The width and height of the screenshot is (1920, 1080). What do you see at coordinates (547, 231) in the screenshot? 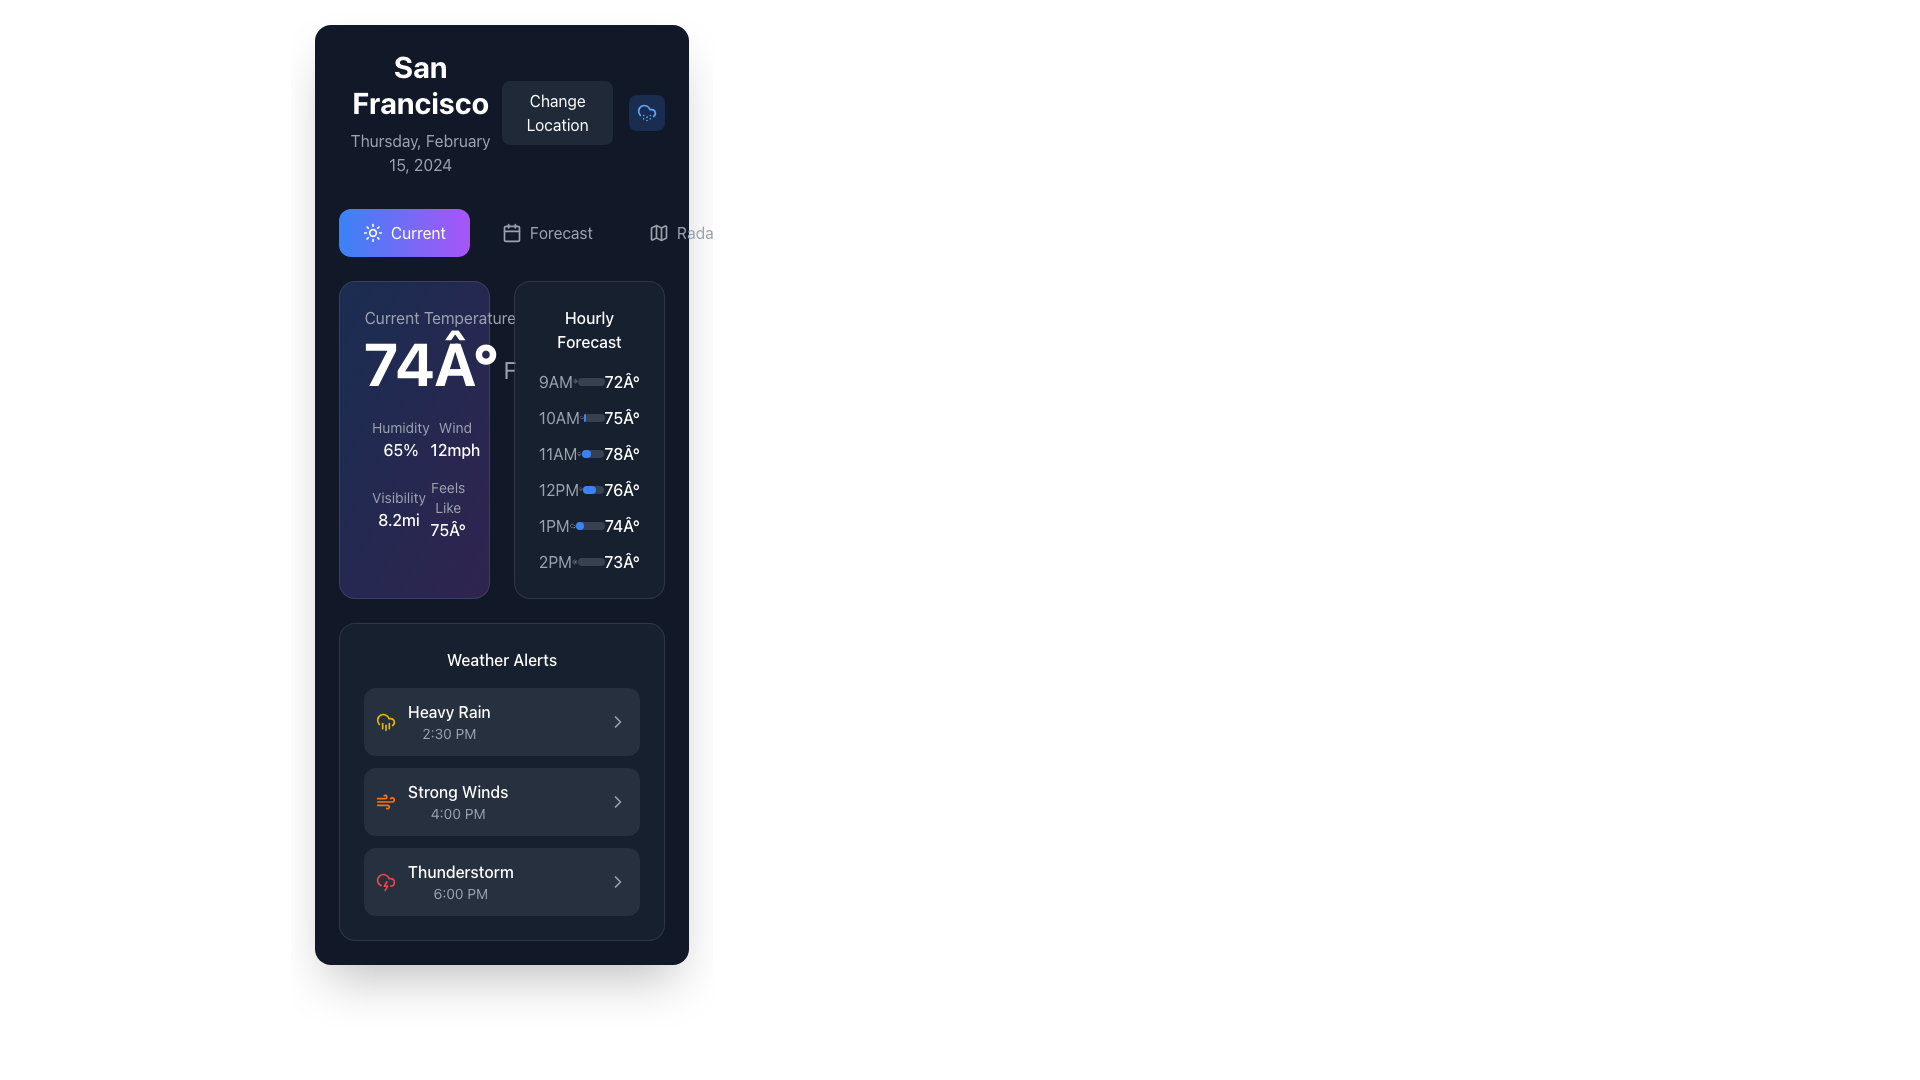
I see `the second navigation button located between the 'Current' and 'Radar' buttons to activate hover effects` at bounding box center [547, 231].